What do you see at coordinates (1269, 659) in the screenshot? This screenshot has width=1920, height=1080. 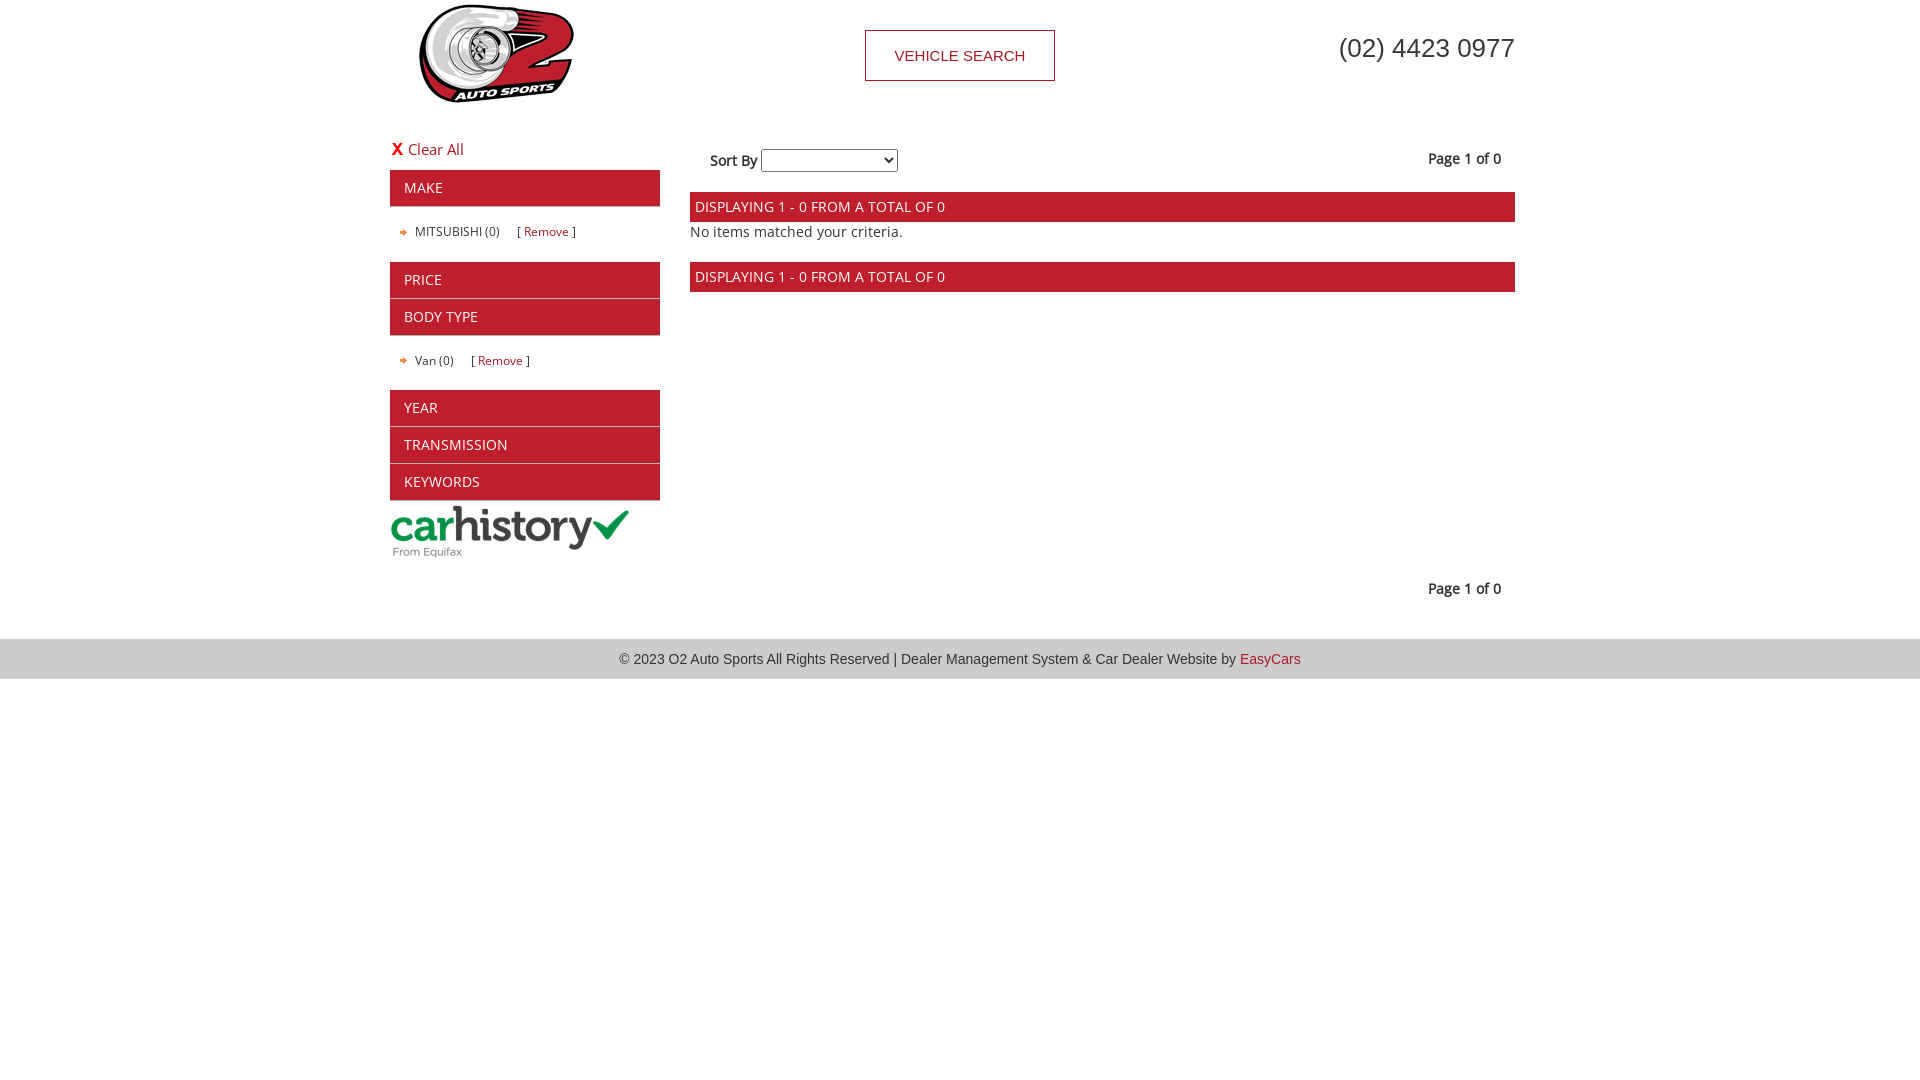 I see `'EasyCars'` at bounding box center [1269, 659].